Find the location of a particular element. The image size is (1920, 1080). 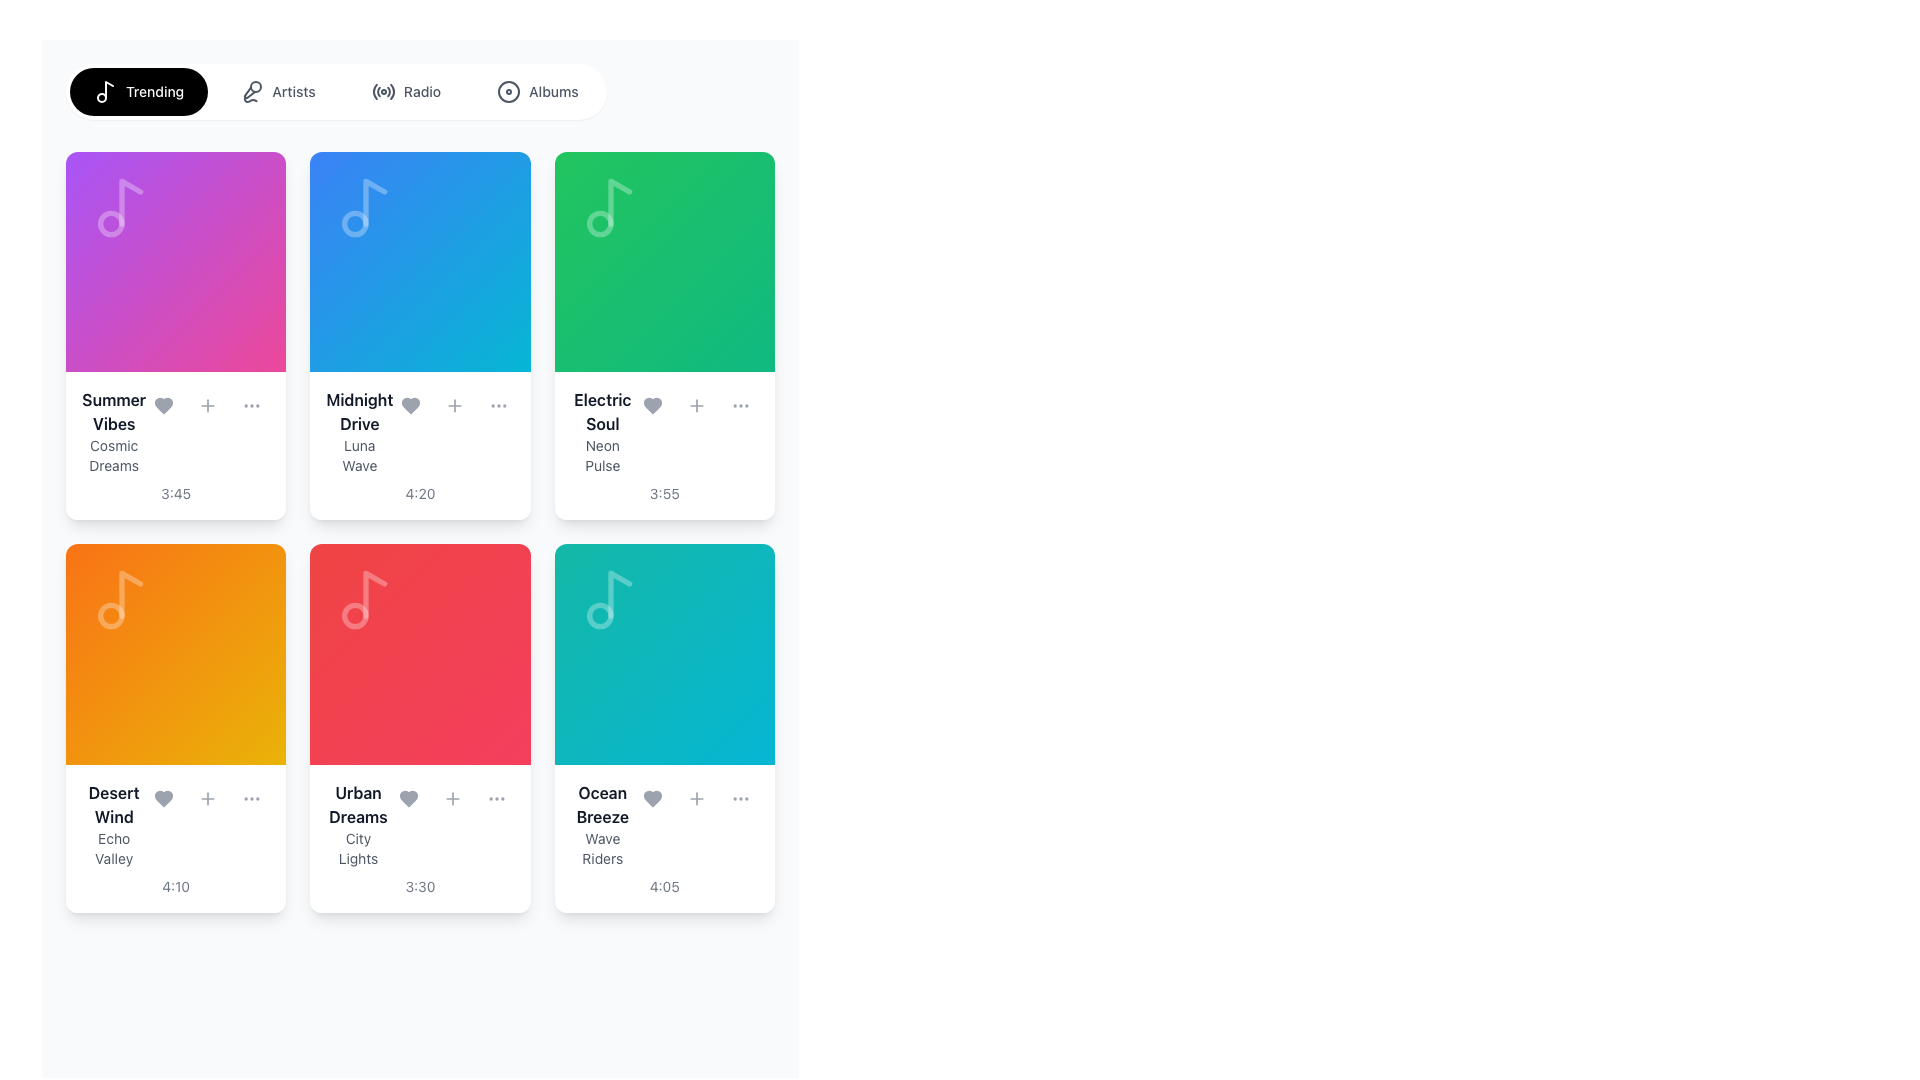

the music track card located is located at coordinates (176, 728).